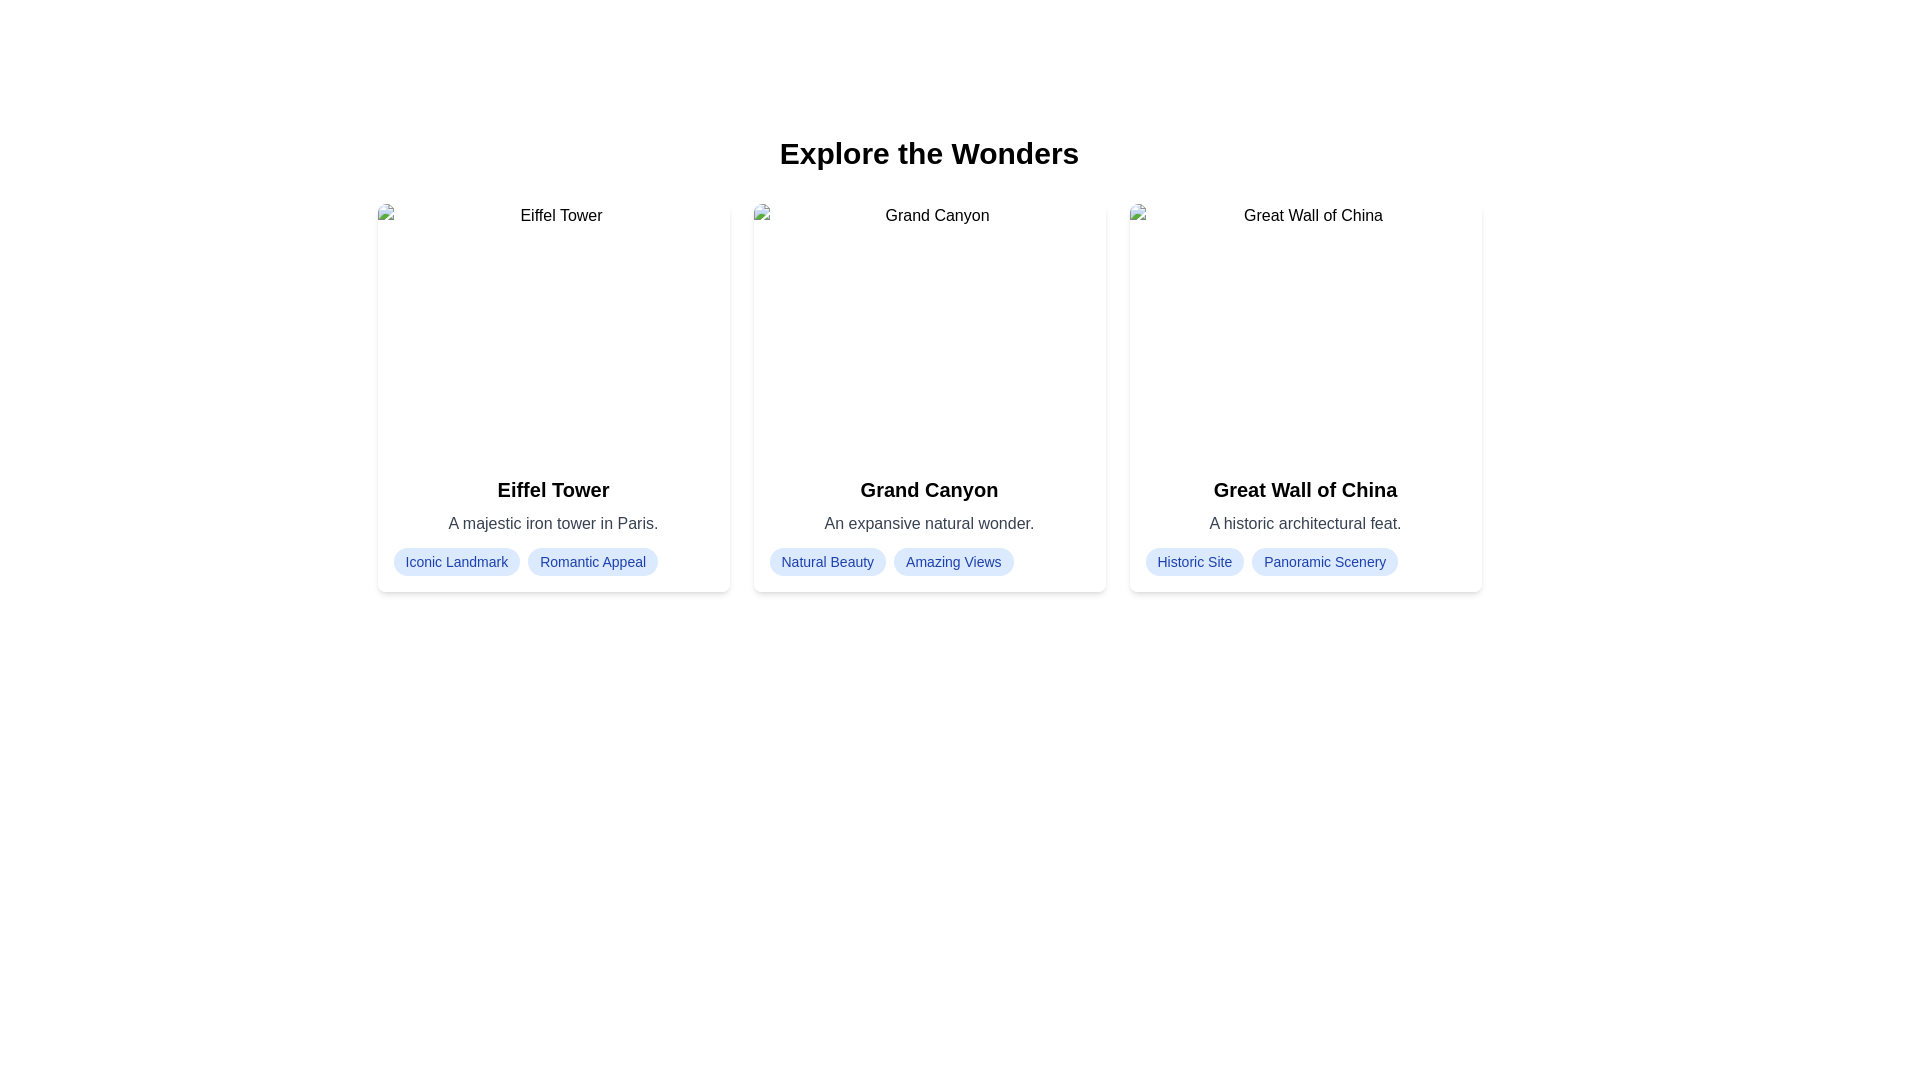 The width and height of the screenshot is (1920, 1080). I want to click on the button located at the bottom center of the 'Grand Canyon' card, so click(928, 555).